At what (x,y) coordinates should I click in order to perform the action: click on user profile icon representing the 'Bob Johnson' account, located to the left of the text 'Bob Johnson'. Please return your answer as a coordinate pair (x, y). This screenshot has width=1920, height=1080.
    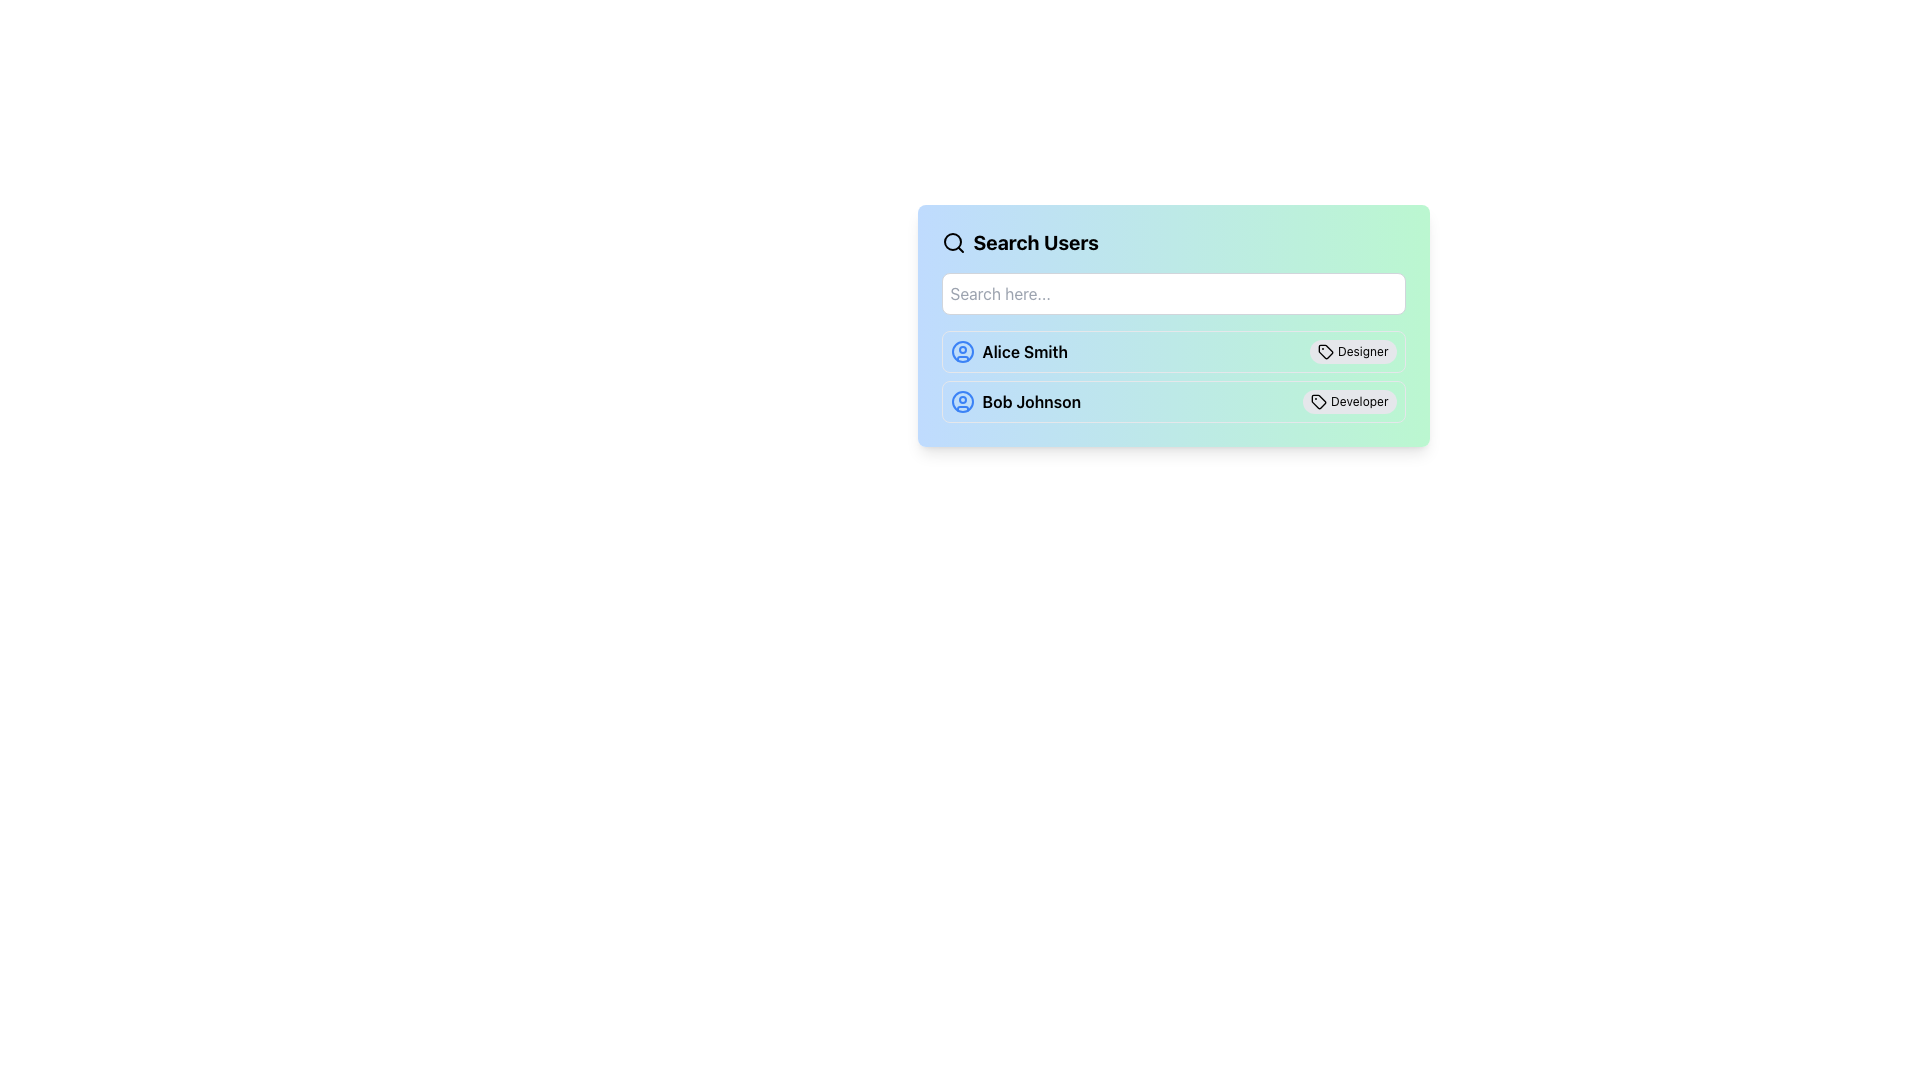
    Looking at the image, I should click on (962, 401).